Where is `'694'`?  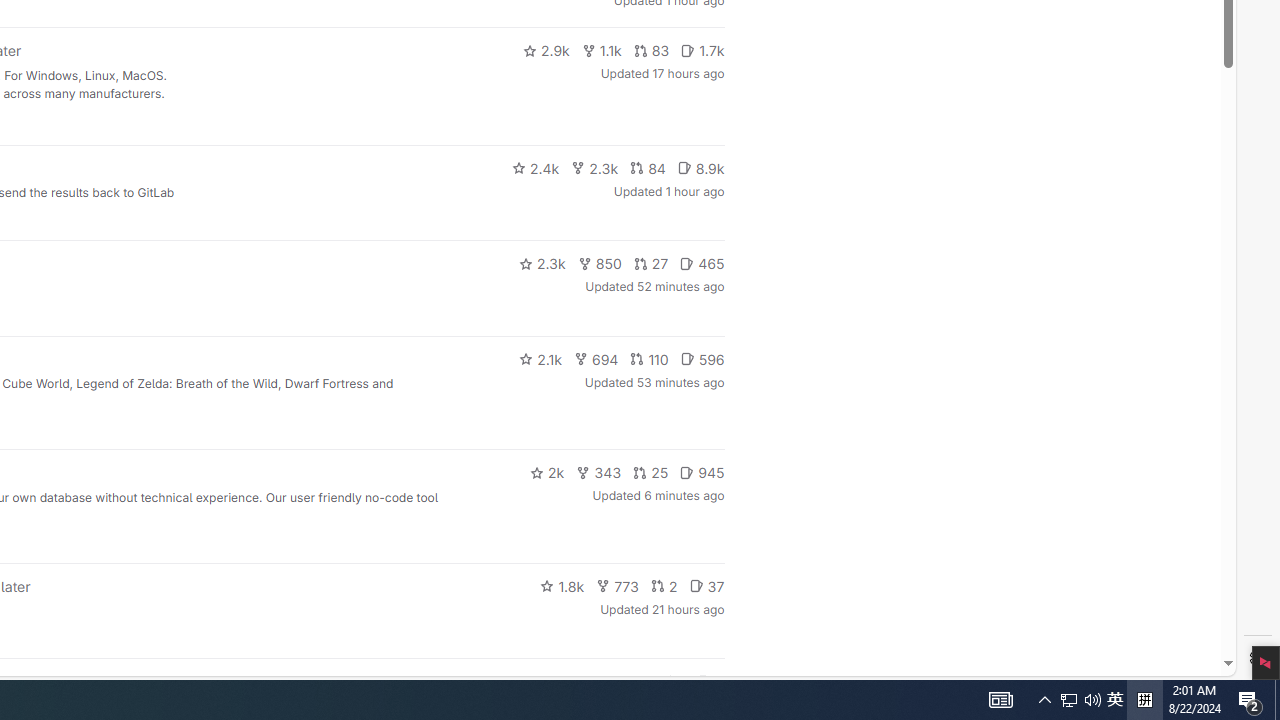 '694' is located at coordinates (595, 357).